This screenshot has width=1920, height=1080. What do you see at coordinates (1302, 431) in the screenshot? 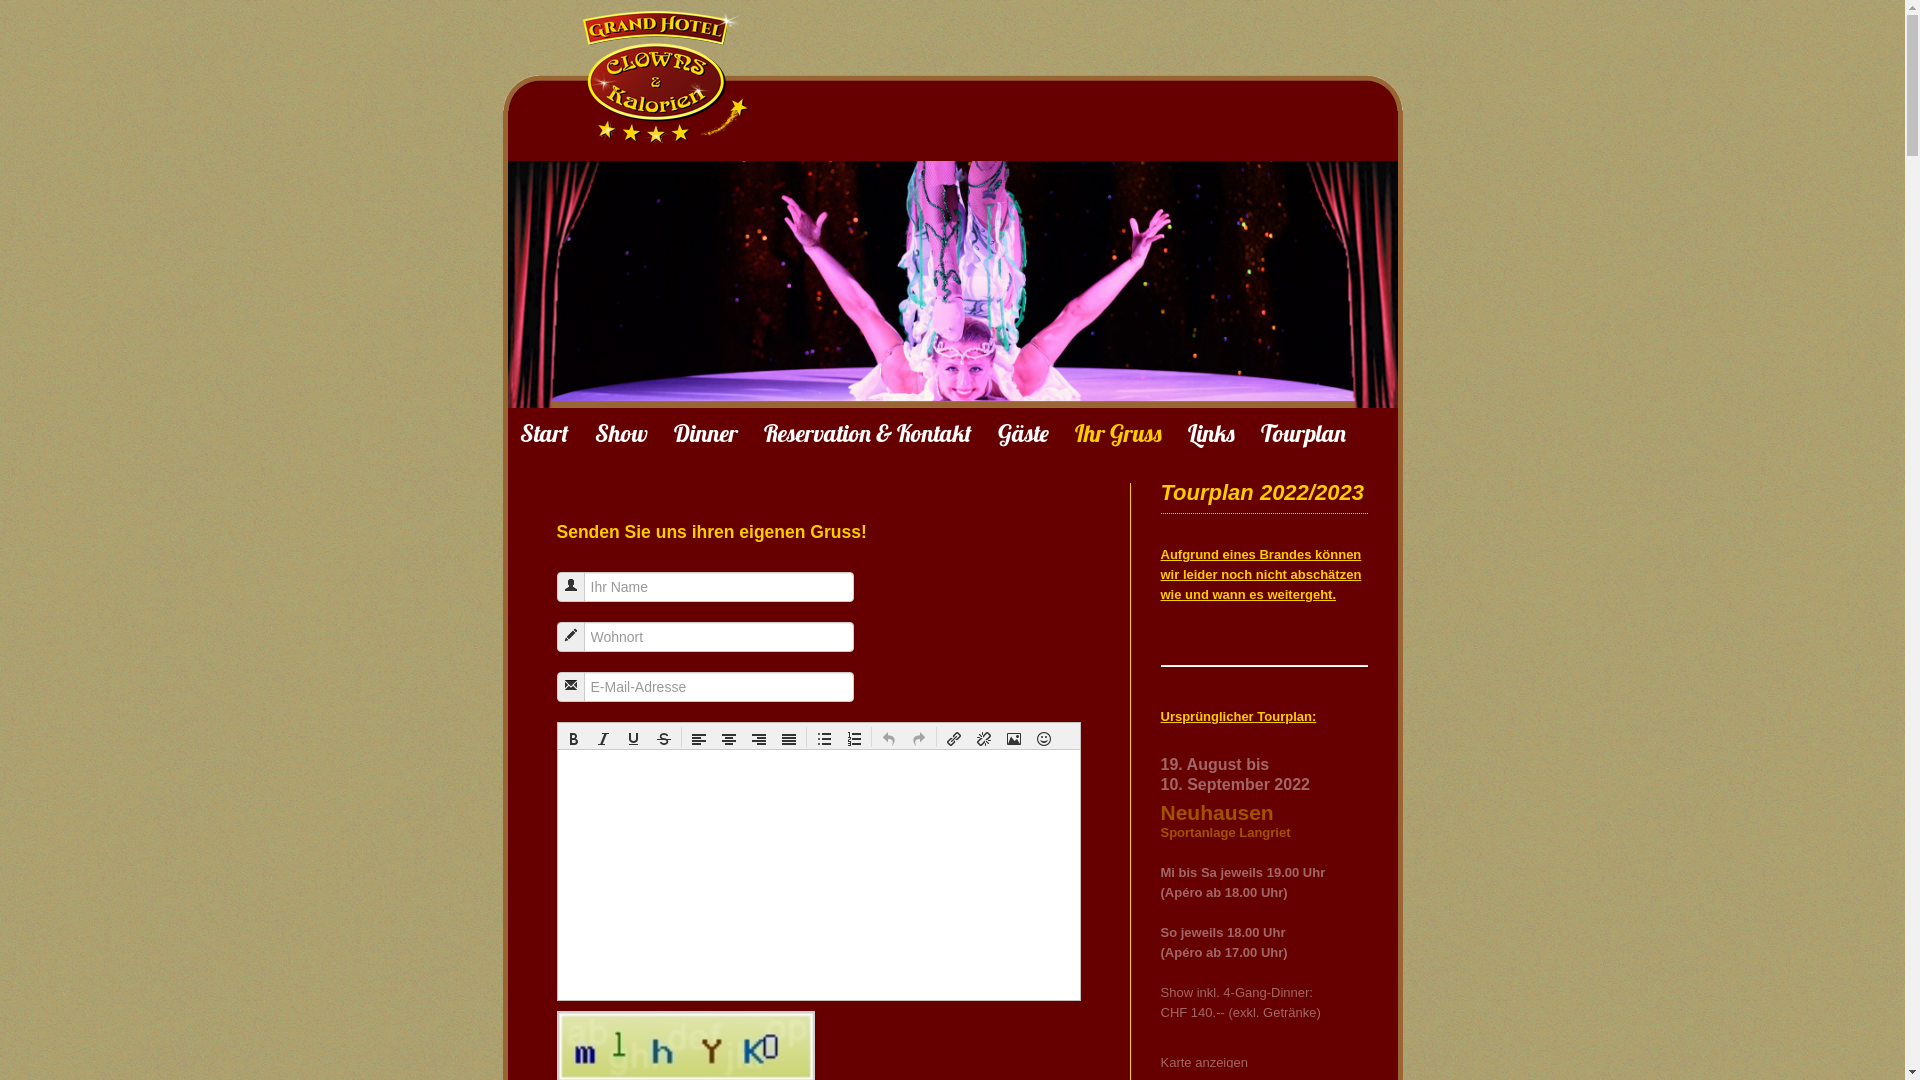
I see `'Tourplan'` at bounding box center [1302, 431].